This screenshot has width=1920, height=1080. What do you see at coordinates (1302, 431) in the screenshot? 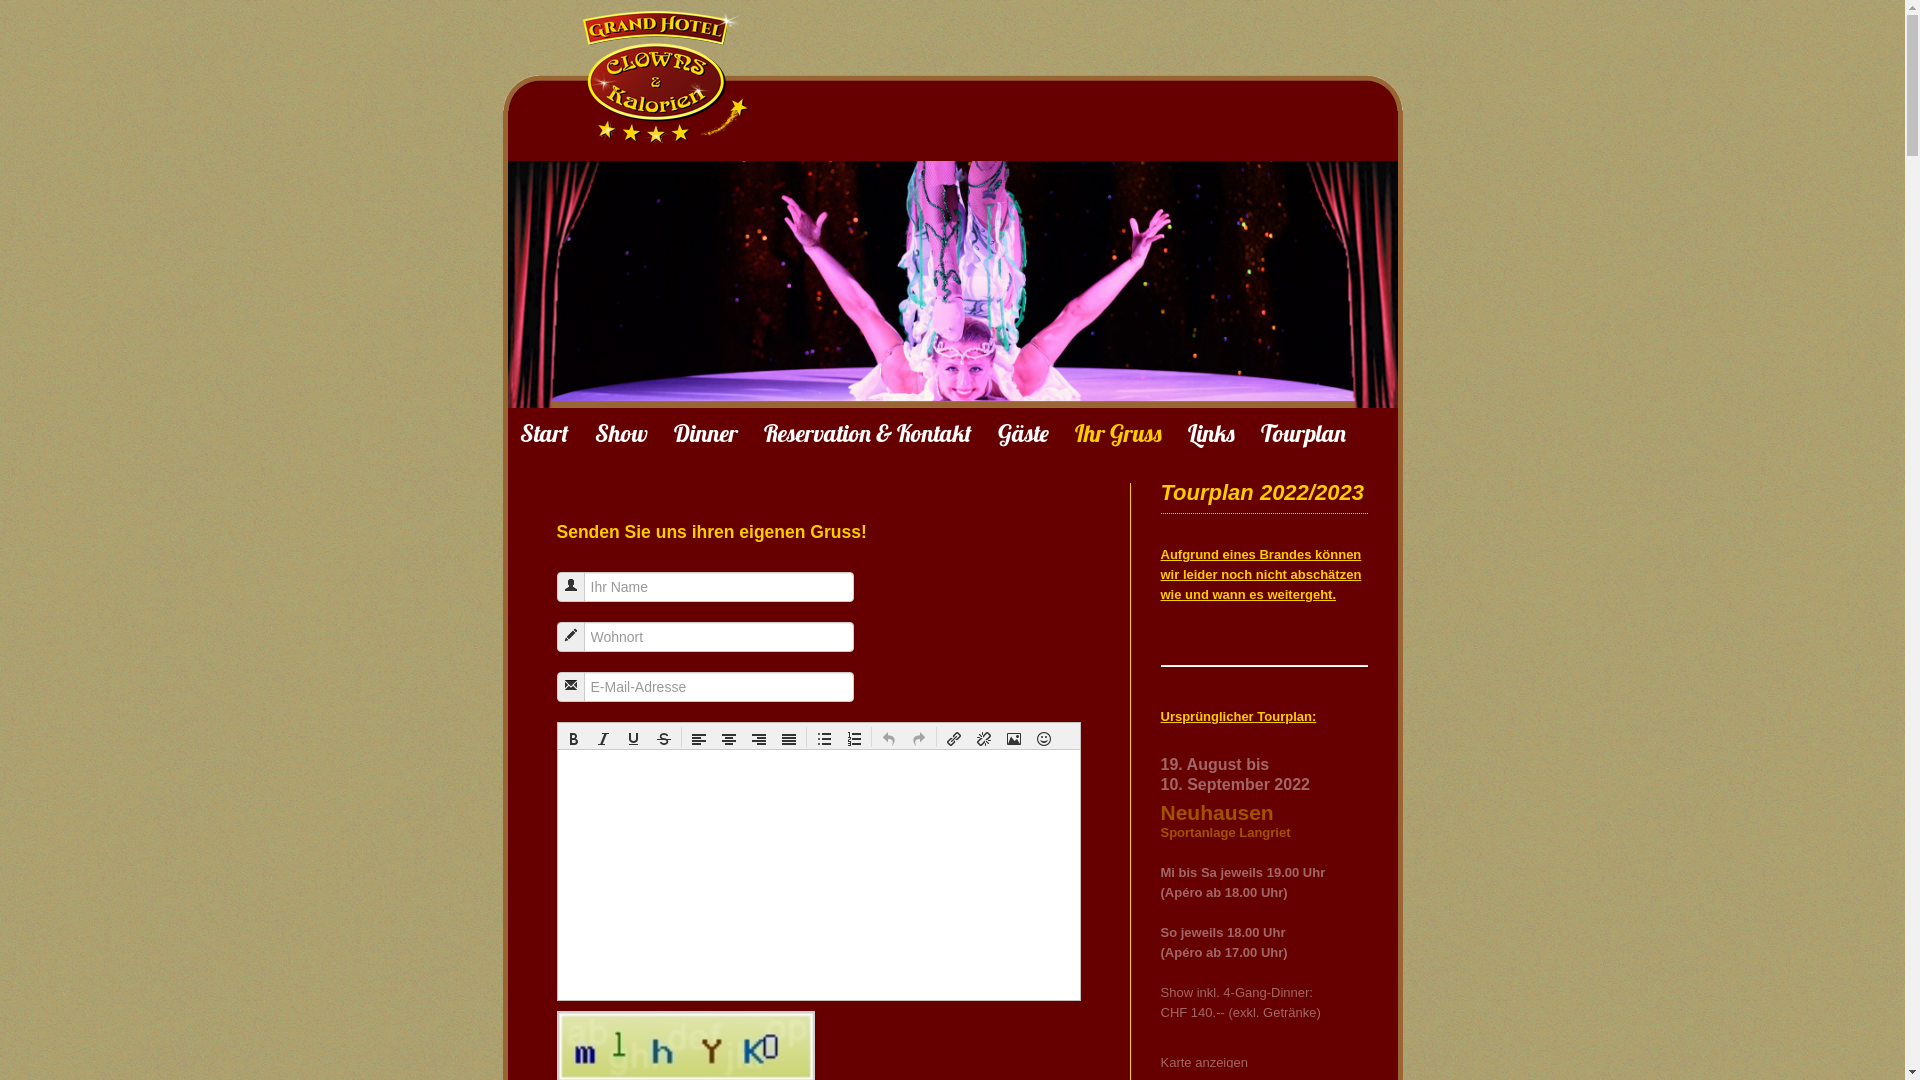
I see `'Tourplan'` at bounding box center [1302, 431].